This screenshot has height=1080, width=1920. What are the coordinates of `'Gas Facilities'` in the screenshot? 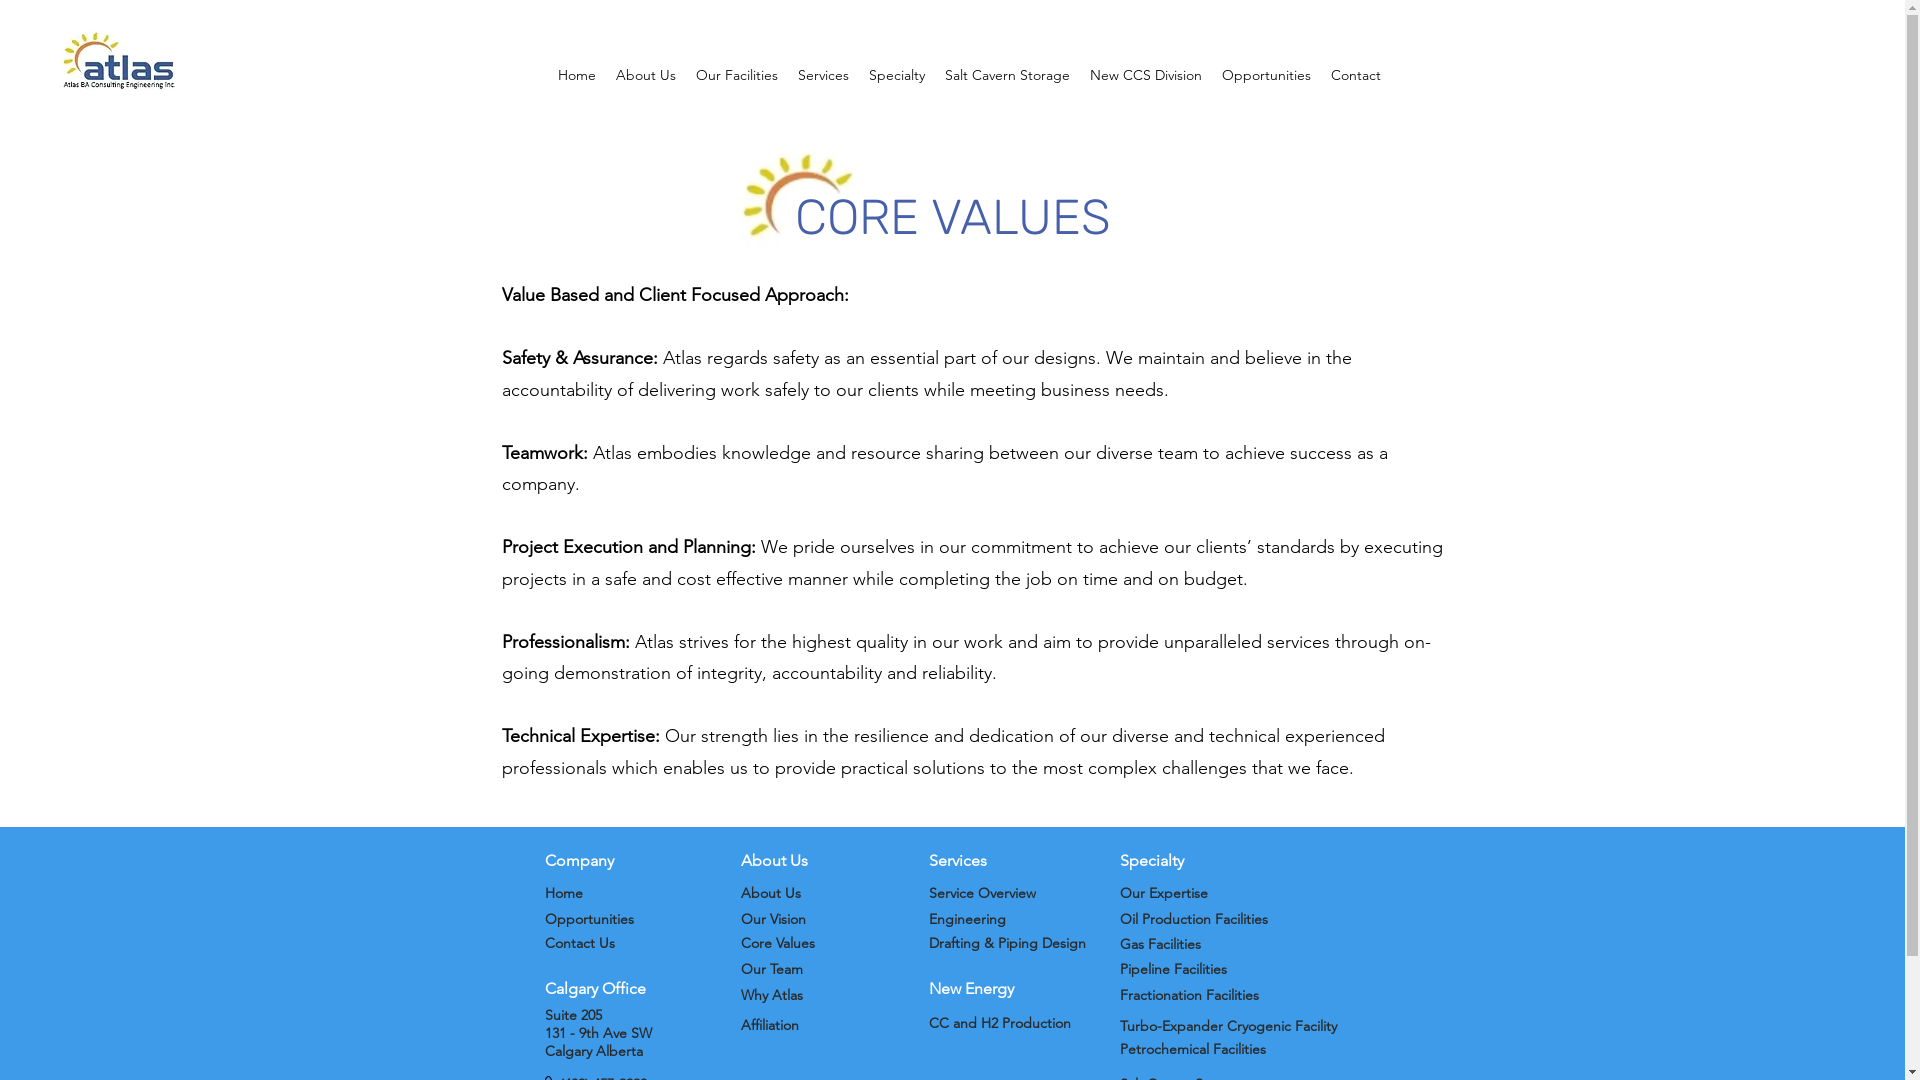 It's located at (1160, 944).